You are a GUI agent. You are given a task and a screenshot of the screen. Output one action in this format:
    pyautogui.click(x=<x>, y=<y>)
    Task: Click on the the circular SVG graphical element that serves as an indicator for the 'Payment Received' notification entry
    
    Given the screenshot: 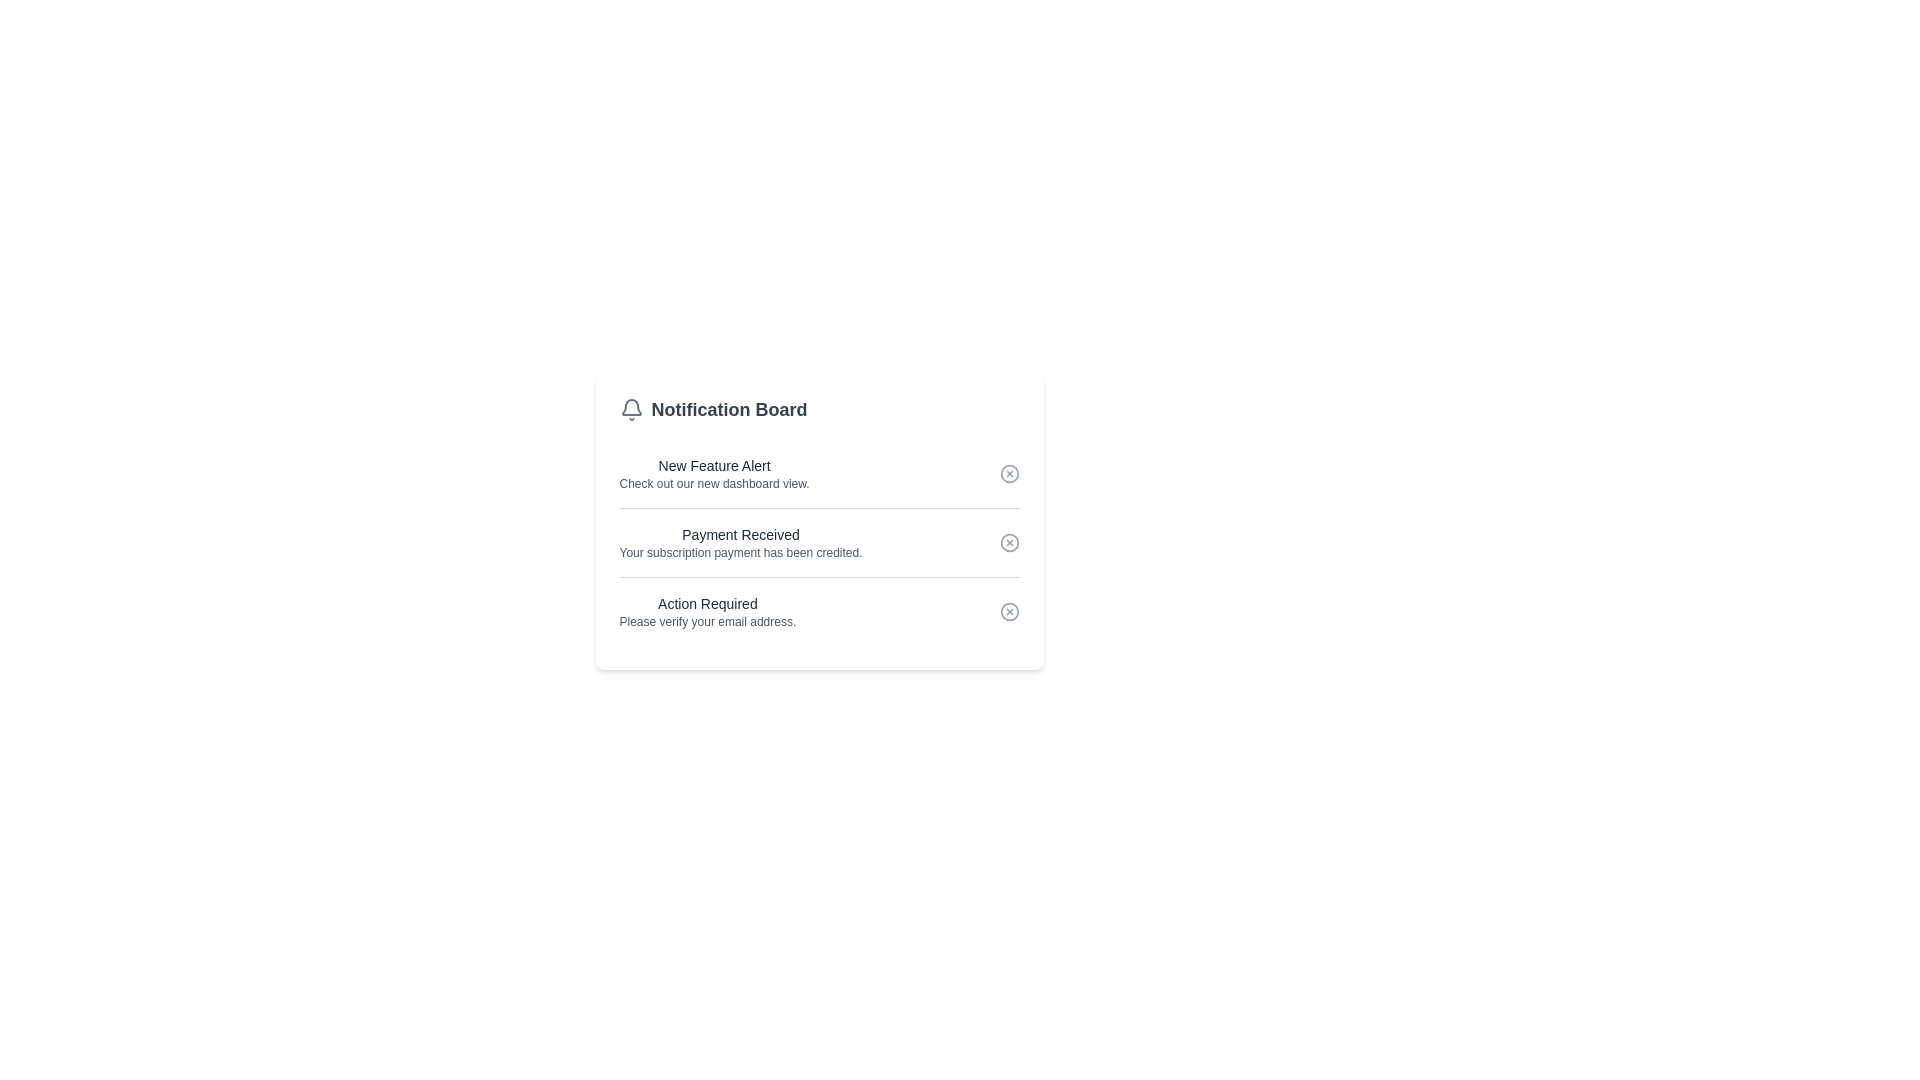 What is the action you would take?
    pyautogui.click(x=1009, y=543)
    